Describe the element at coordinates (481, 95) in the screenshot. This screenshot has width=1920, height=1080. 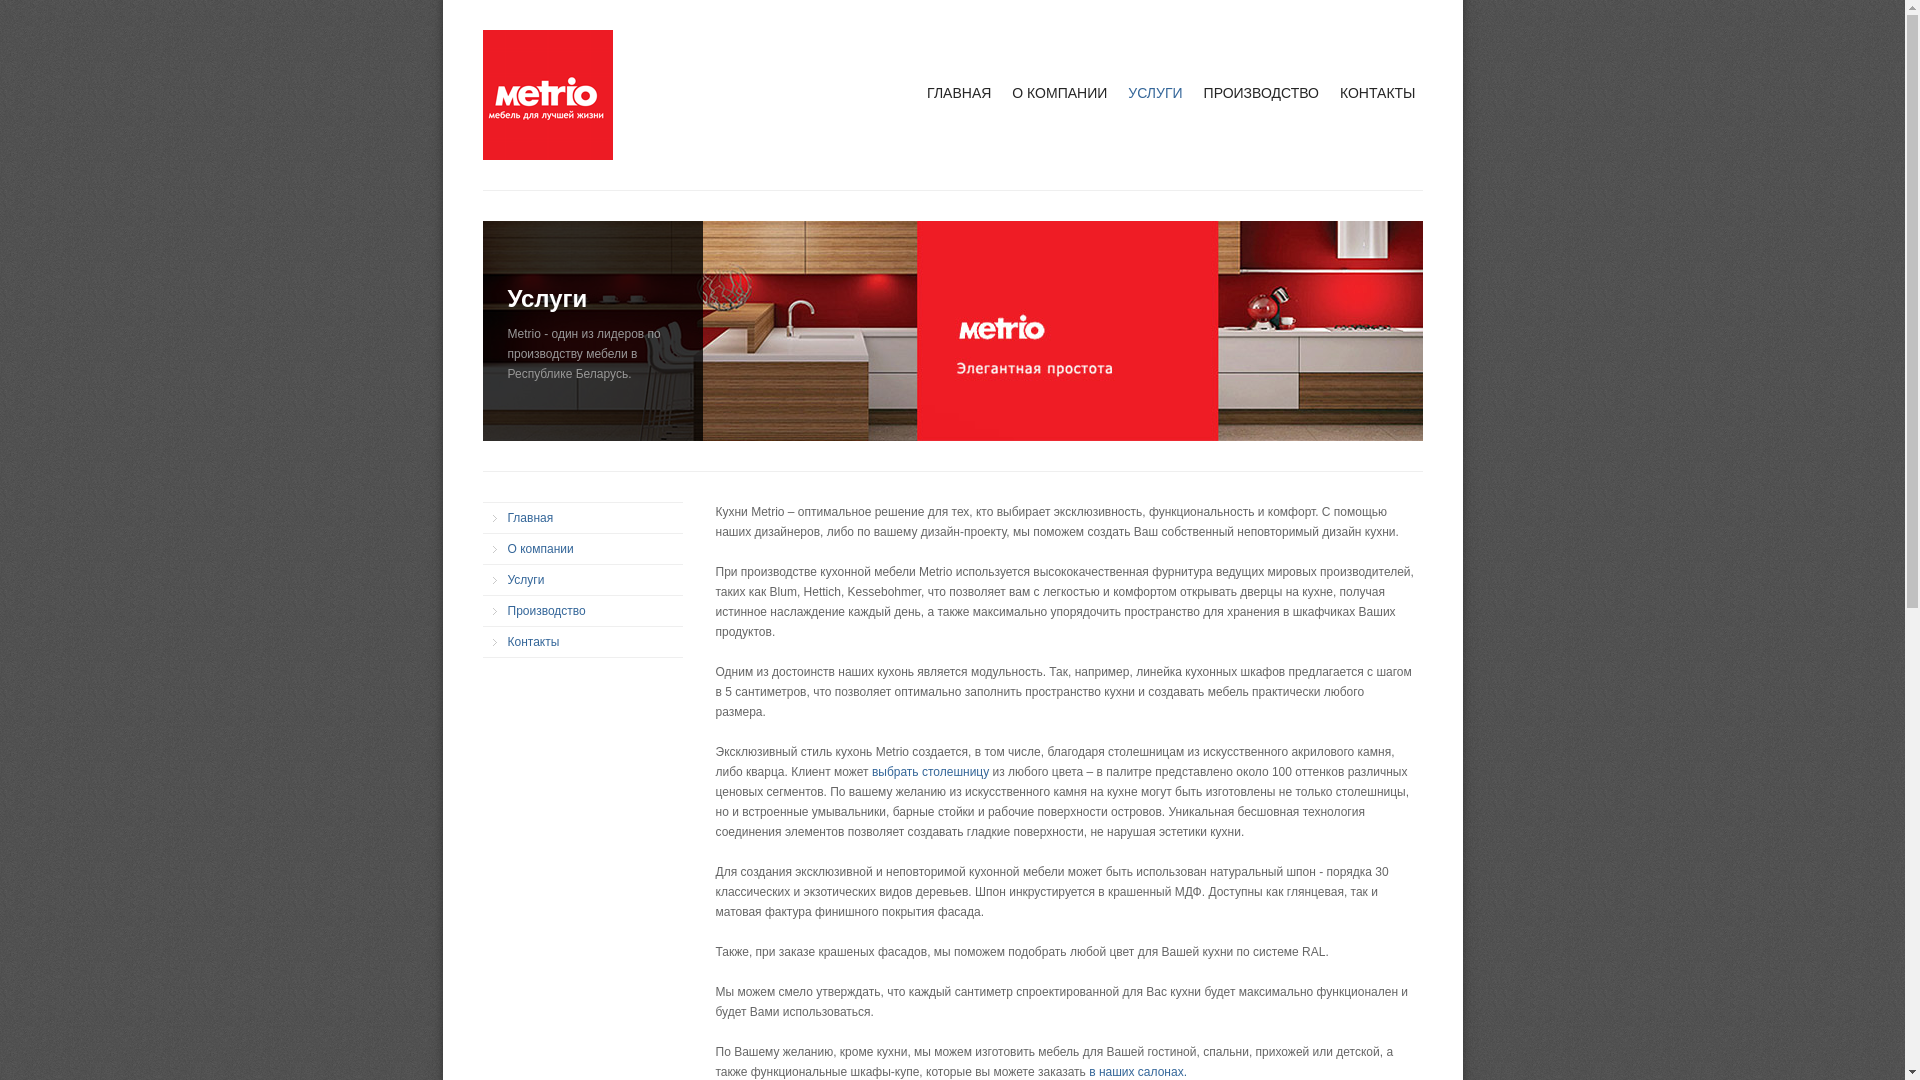
I see `'Back Home'` at that location.